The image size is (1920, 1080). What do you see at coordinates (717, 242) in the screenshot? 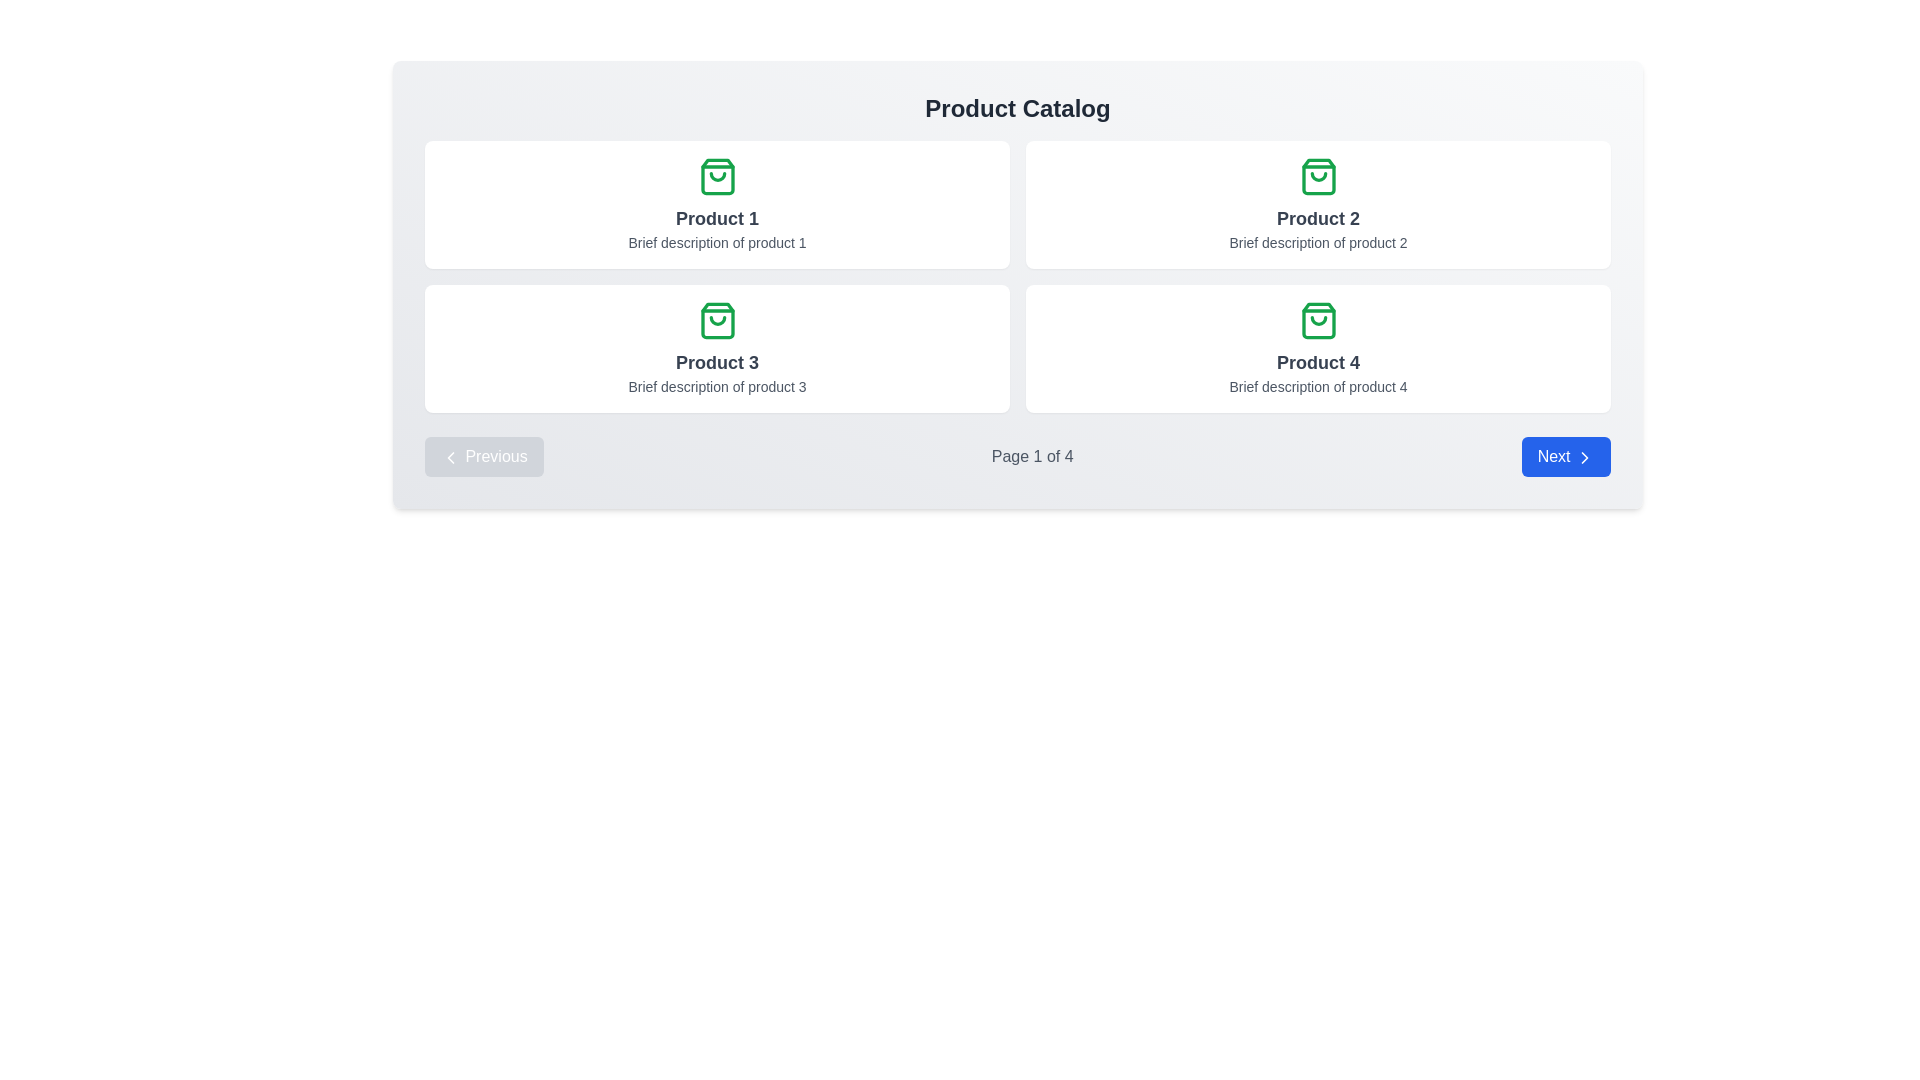
I see `the Text label that provides additional details about 'Product 1', located below the title and aligned centrally with the icon in the first row, first column of the catalog grid` at bounding box center [717, 242].